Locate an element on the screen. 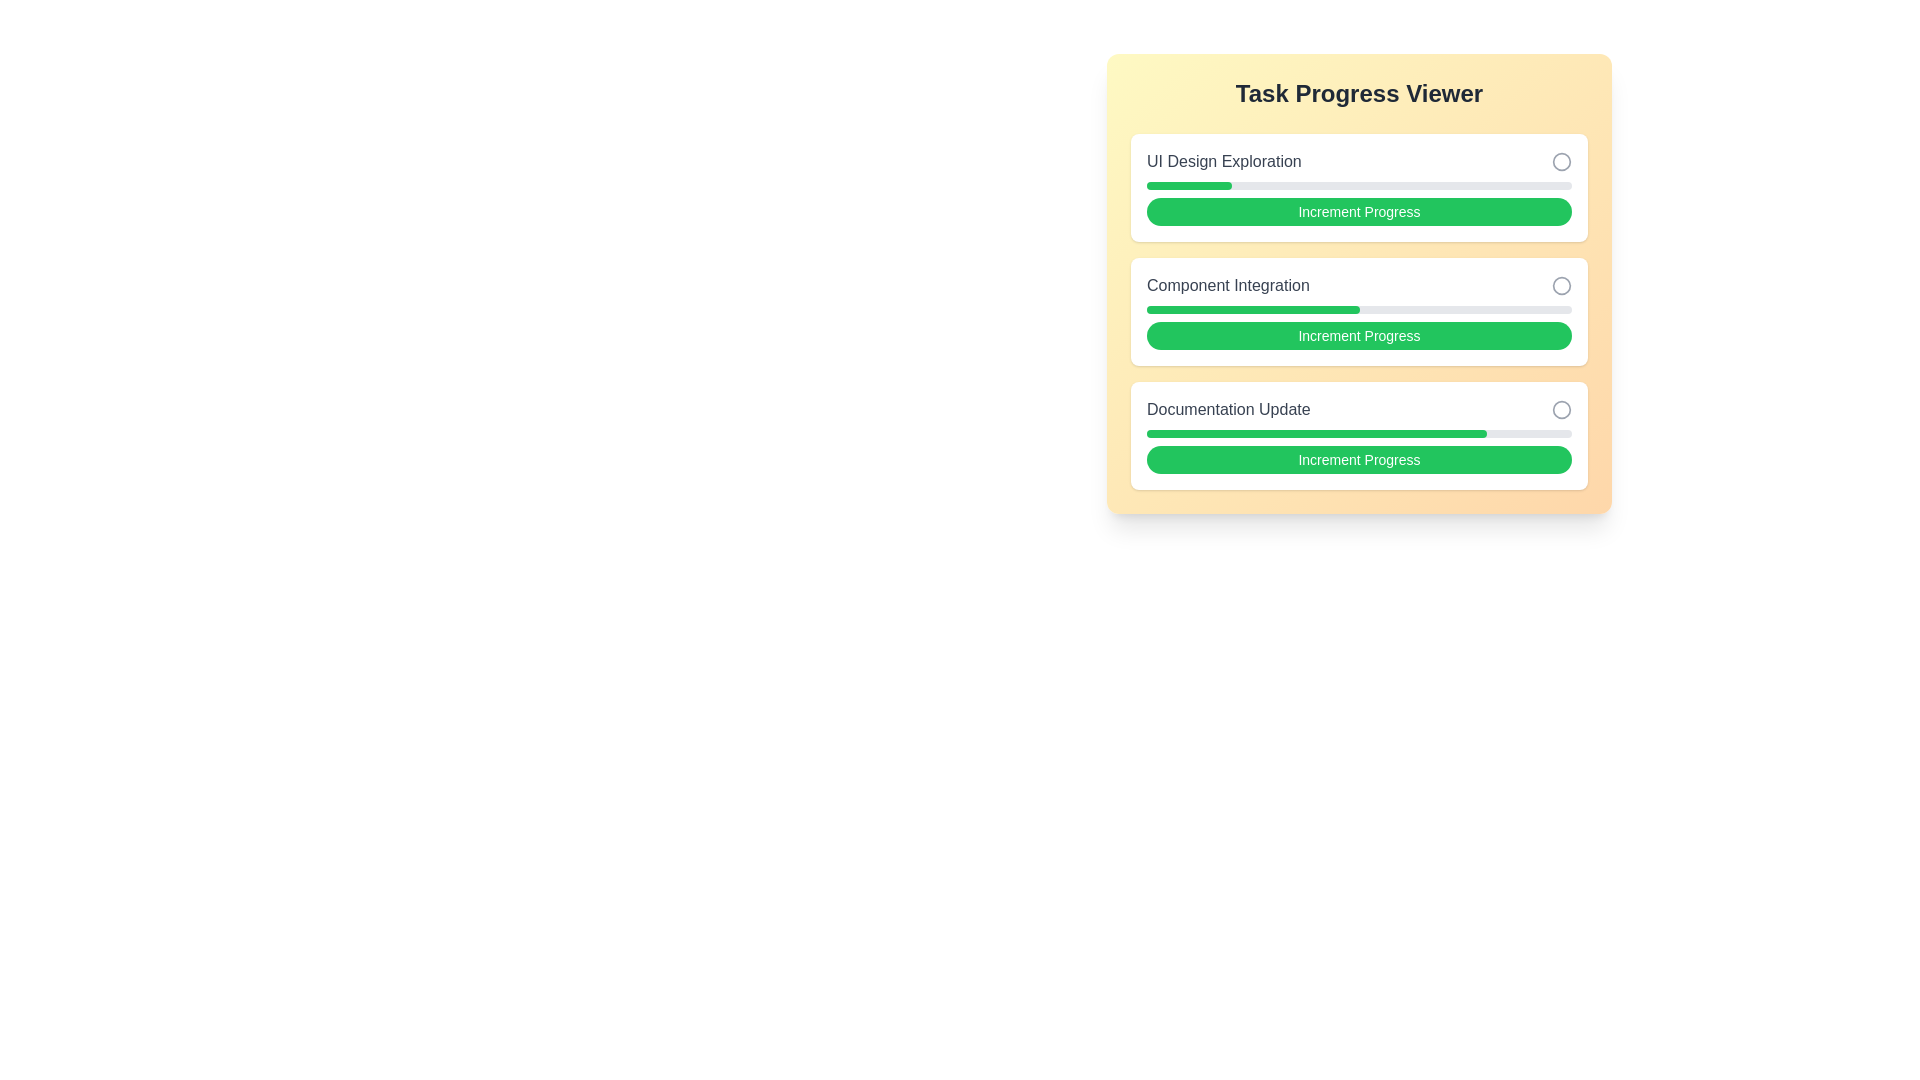  the circular status indicator located next to the 'UI Design Exploration' task, which has a light gray border and no fill, positioned as the rightmost marker in that section is located at coordinates (1560, 161).